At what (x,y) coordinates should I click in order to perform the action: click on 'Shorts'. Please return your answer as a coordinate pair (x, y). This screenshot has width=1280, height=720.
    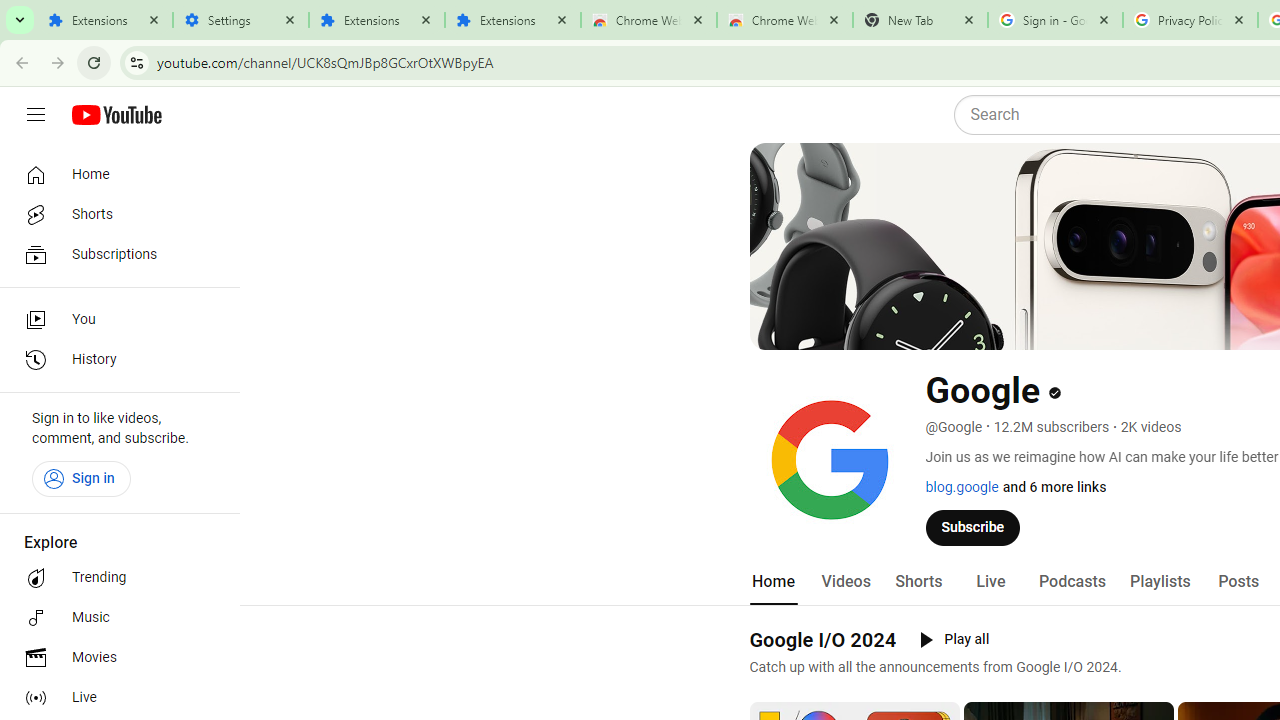
    Looking at the image, I should click on (917, 581).